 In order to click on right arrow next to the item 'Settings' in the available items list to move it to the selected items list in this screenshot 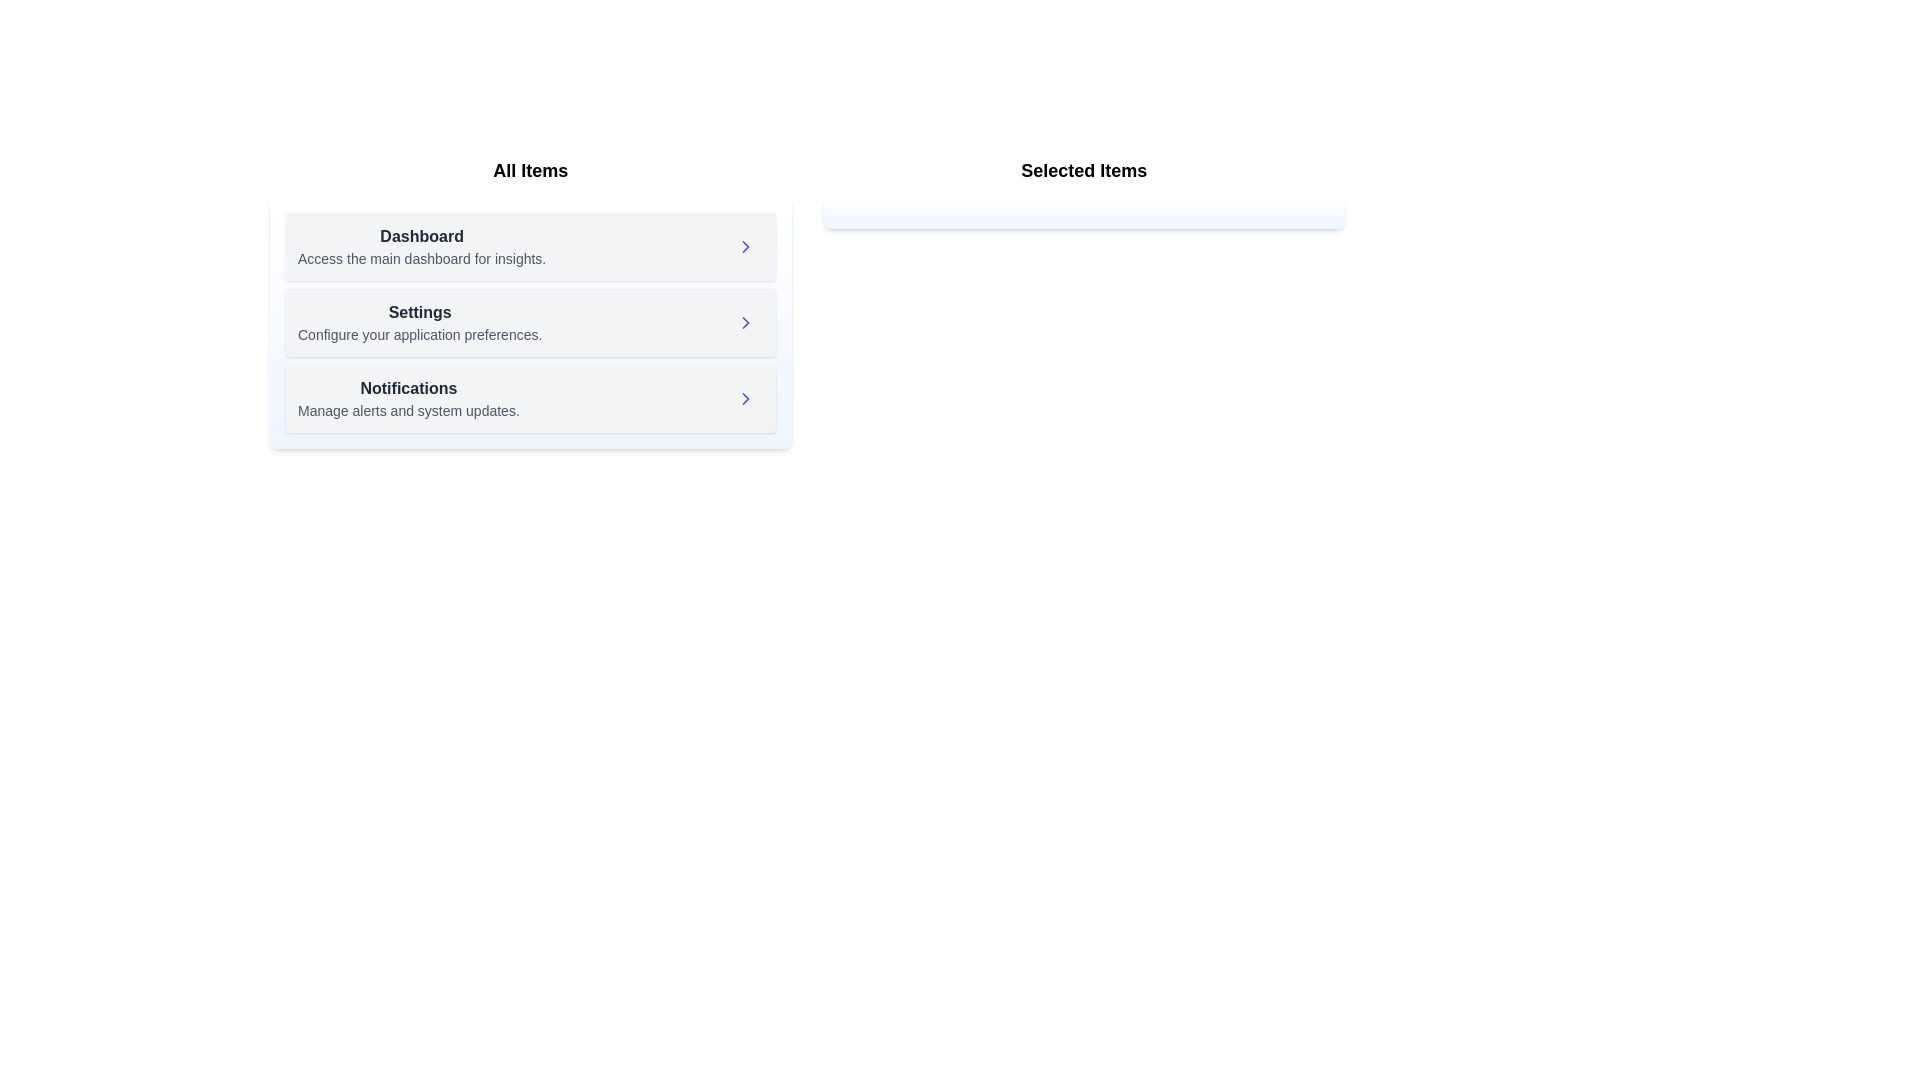, I will do `click(744, 322)`.